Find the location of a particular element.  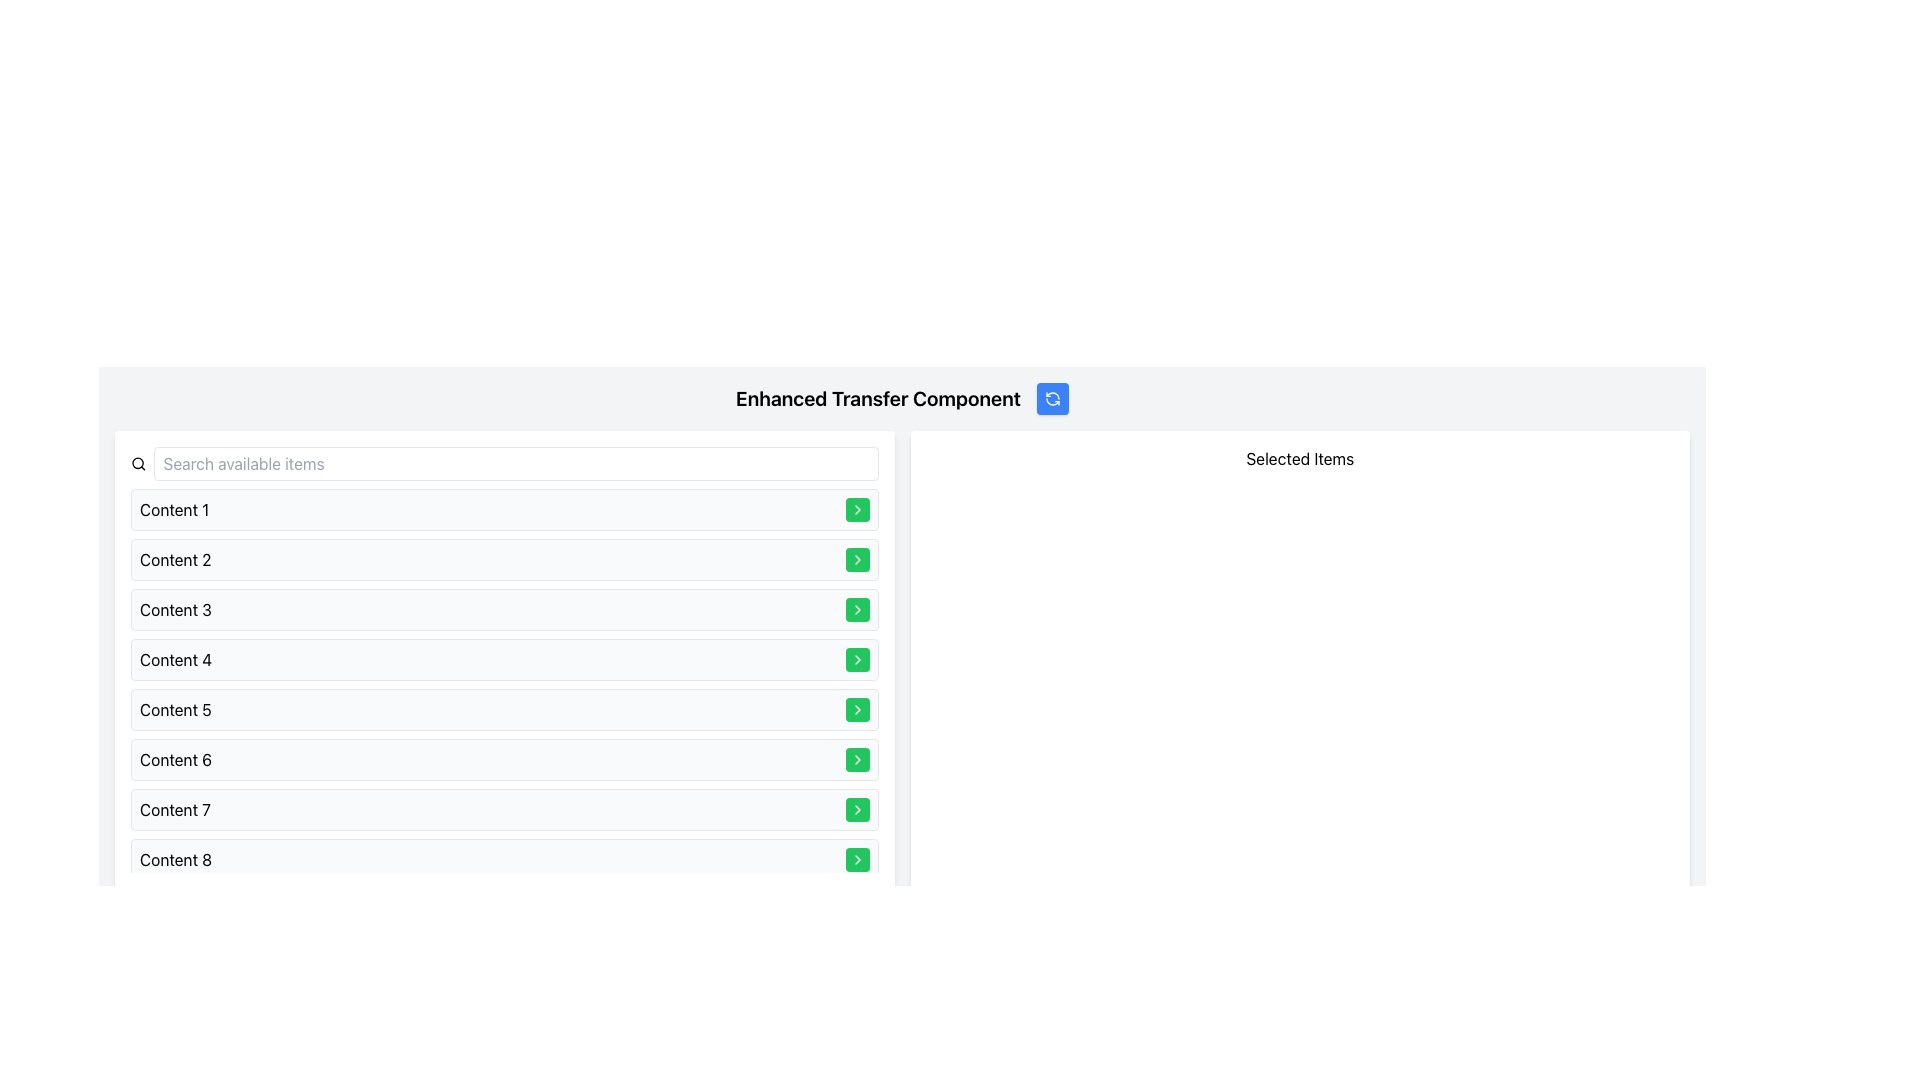

the green button with a white right-pointing chevron icon located within the list item labeled 'Content 5' on the left panel is located at coordinates (857, 708).